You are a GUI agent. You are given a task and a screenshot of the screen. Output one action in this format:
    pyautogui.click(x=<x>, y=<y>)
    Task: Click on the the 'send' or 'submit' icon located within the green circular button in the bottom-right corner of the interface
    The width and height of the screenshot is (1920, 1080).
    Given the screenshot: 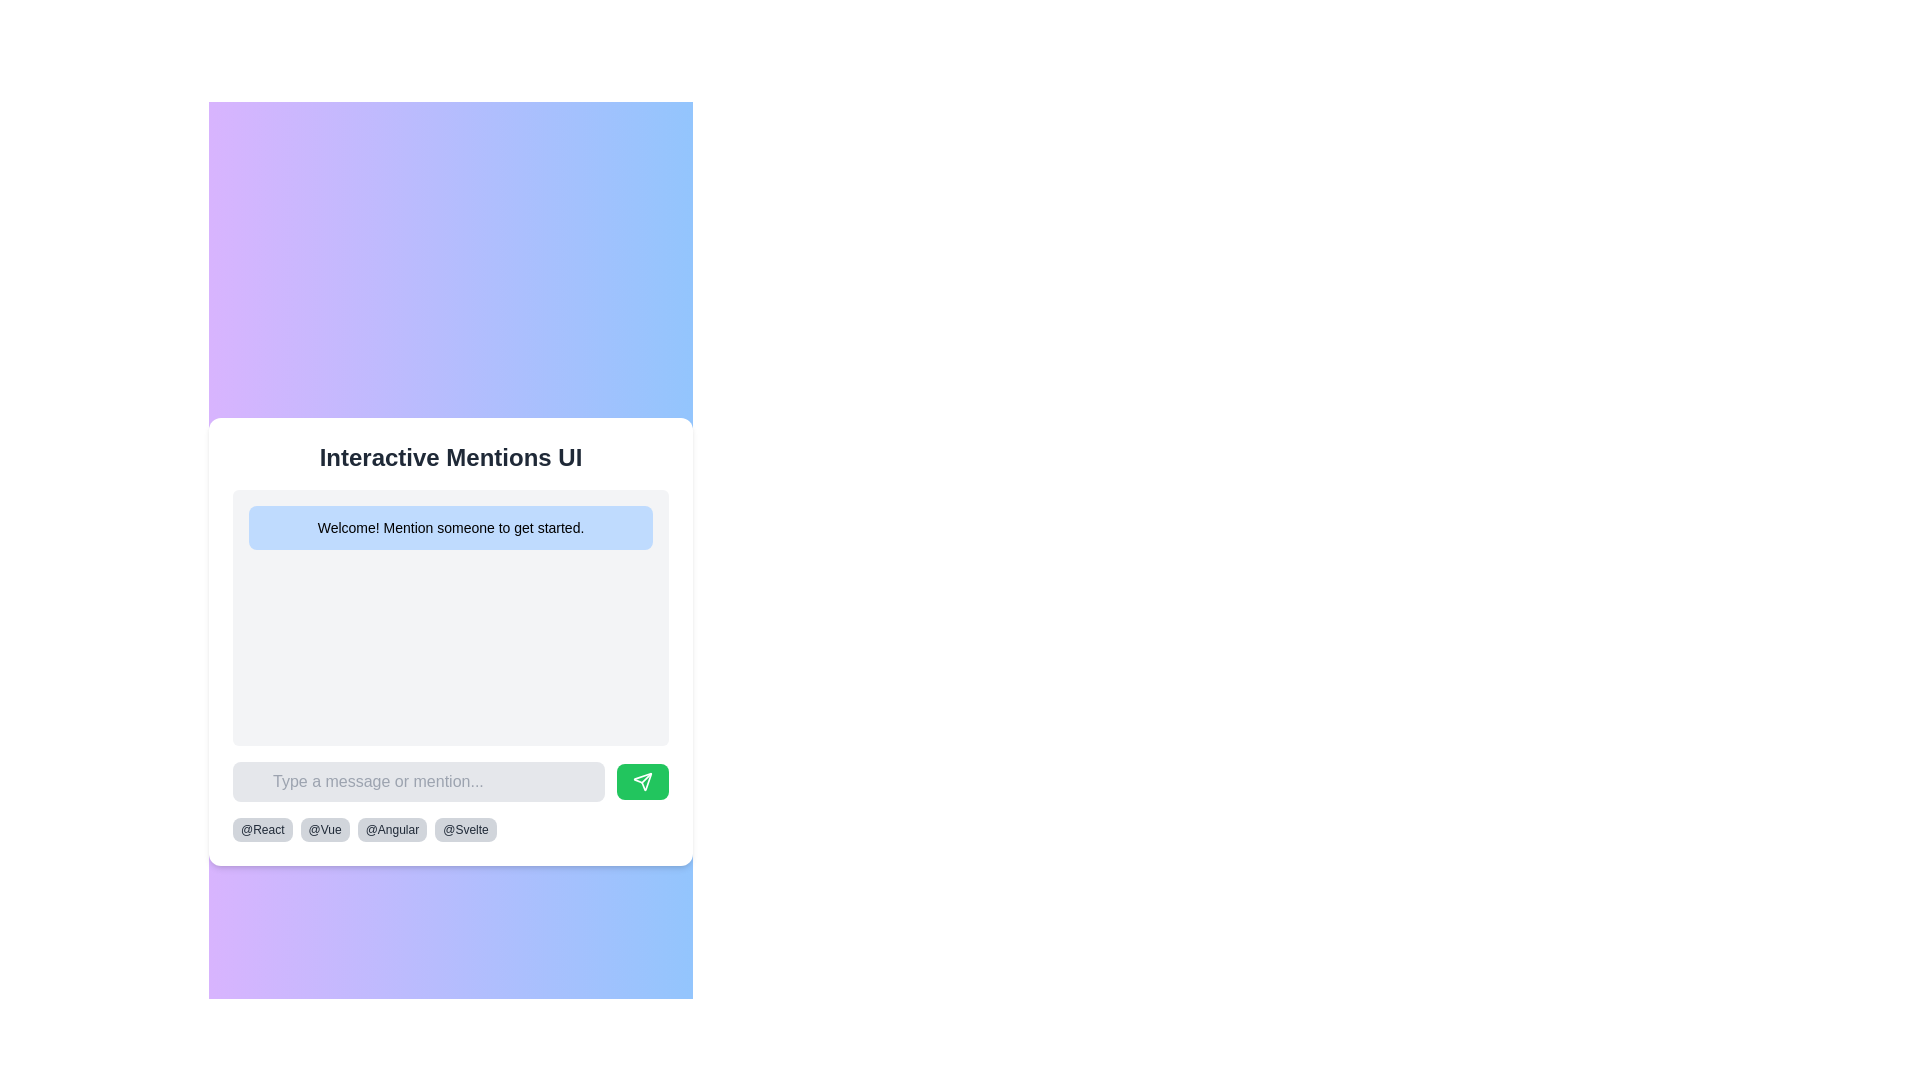 What is the action you would take?
    pyautogui.click(x=646, y=777)
    